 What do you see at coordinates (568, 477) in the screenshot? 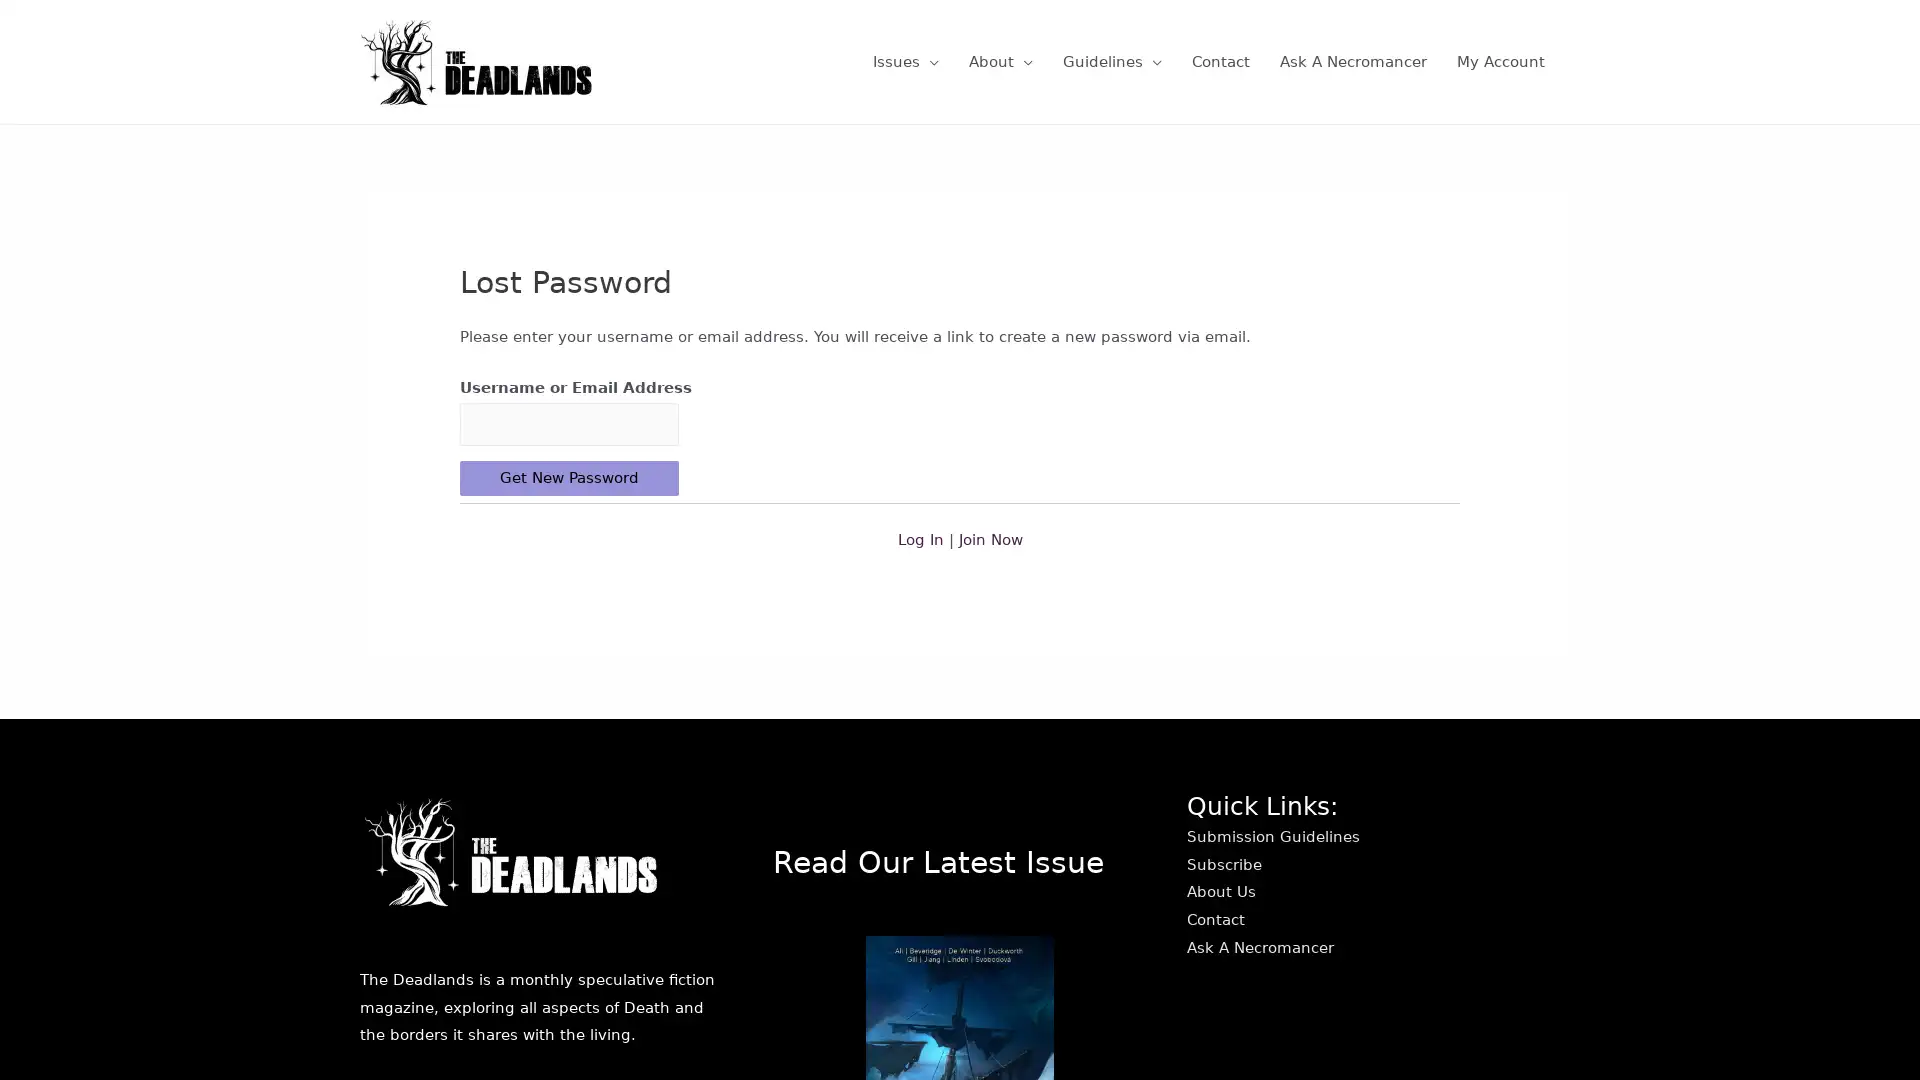
I see `Get New Password` at bounding box center [568, 477].